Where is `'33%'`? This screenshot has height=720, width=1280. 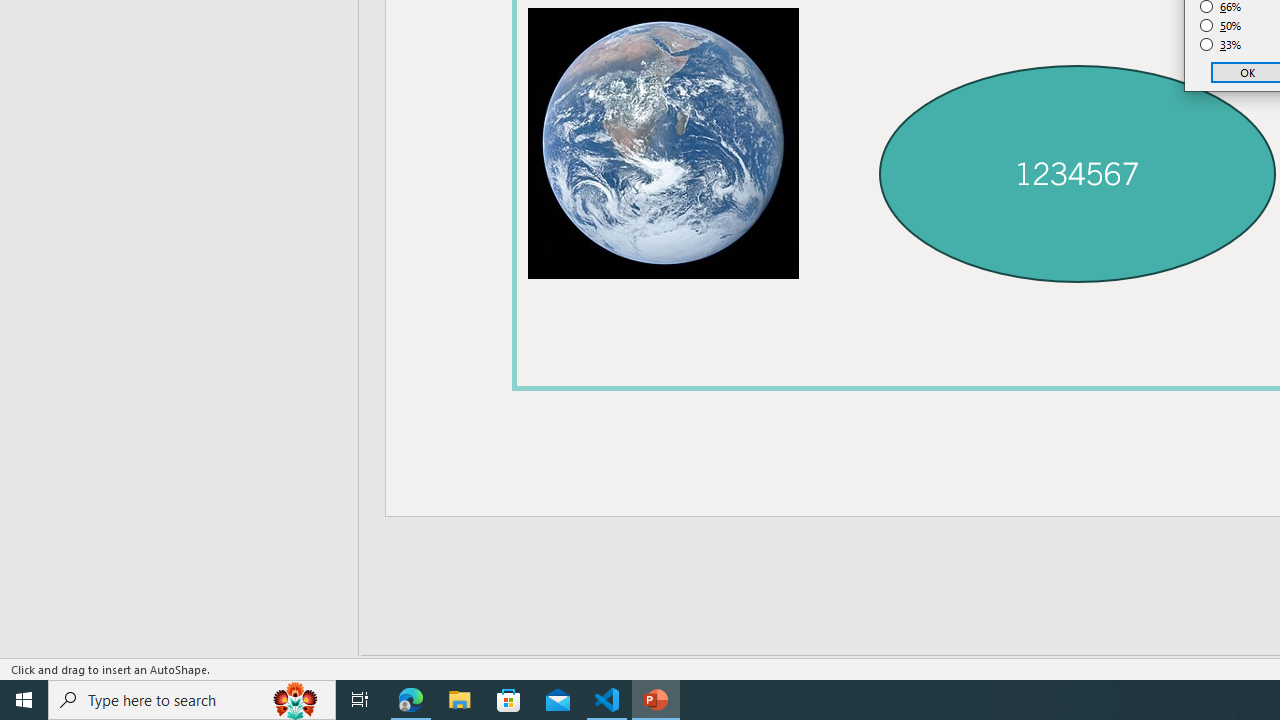 '33%' is located at coordinates (1220, 45).